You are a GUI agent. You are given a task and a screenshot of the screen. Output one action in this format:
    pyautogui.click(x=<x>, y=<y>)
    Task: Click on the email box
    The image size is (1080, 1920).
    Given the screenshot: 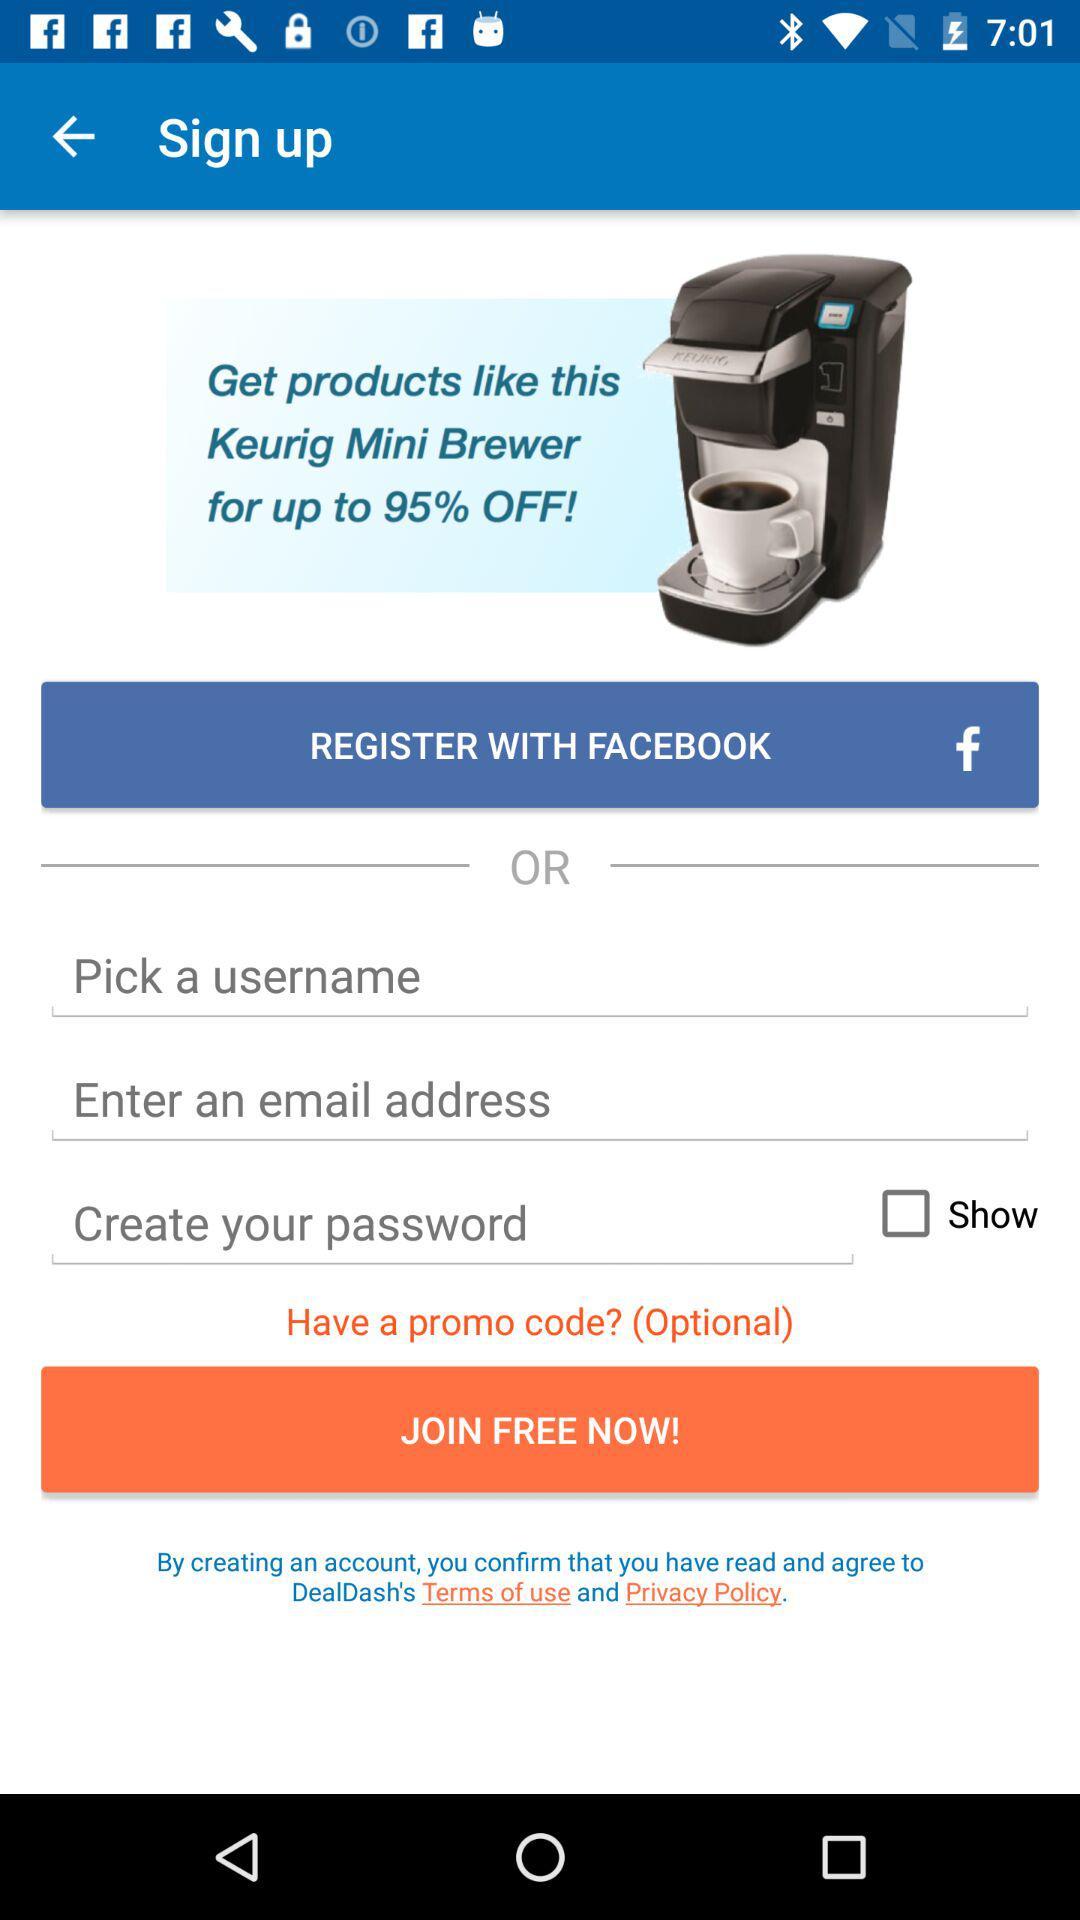 What is the action you would take?
    pyautogui.click(x=540, y=1098)
    